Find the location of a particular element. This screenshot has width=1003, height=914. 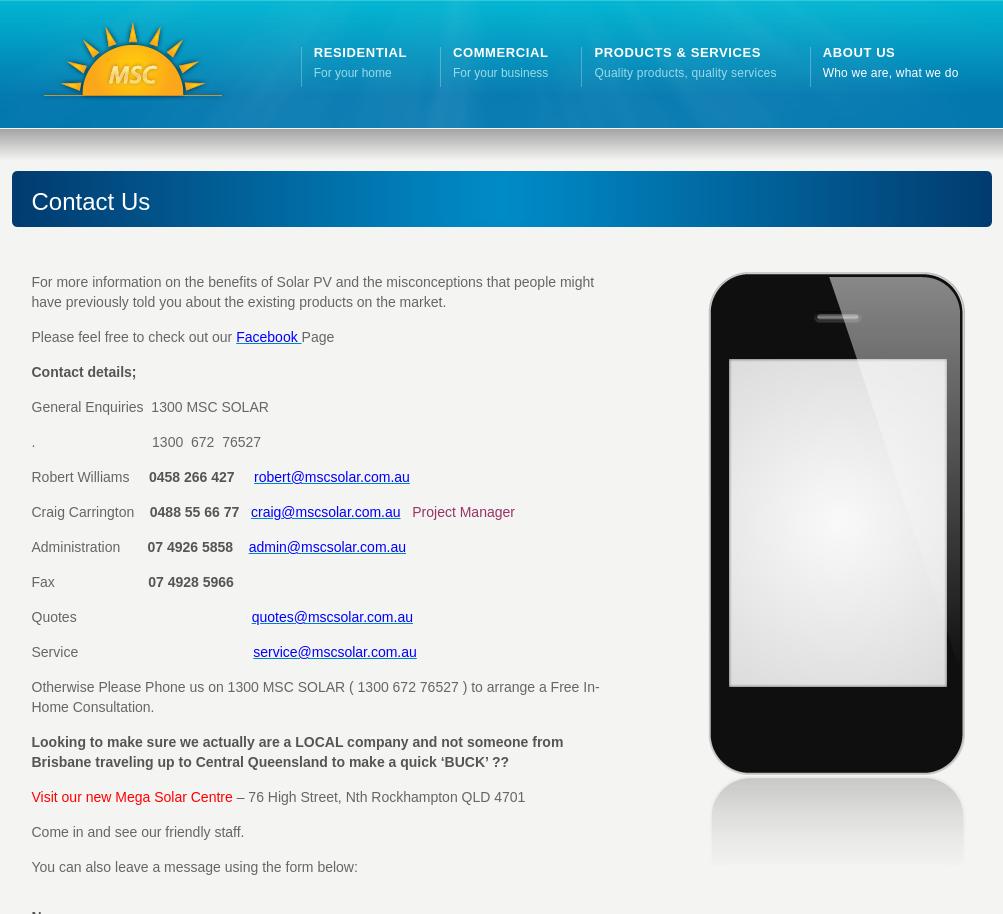

'Project Manager' is located at coordinates (462, 511).